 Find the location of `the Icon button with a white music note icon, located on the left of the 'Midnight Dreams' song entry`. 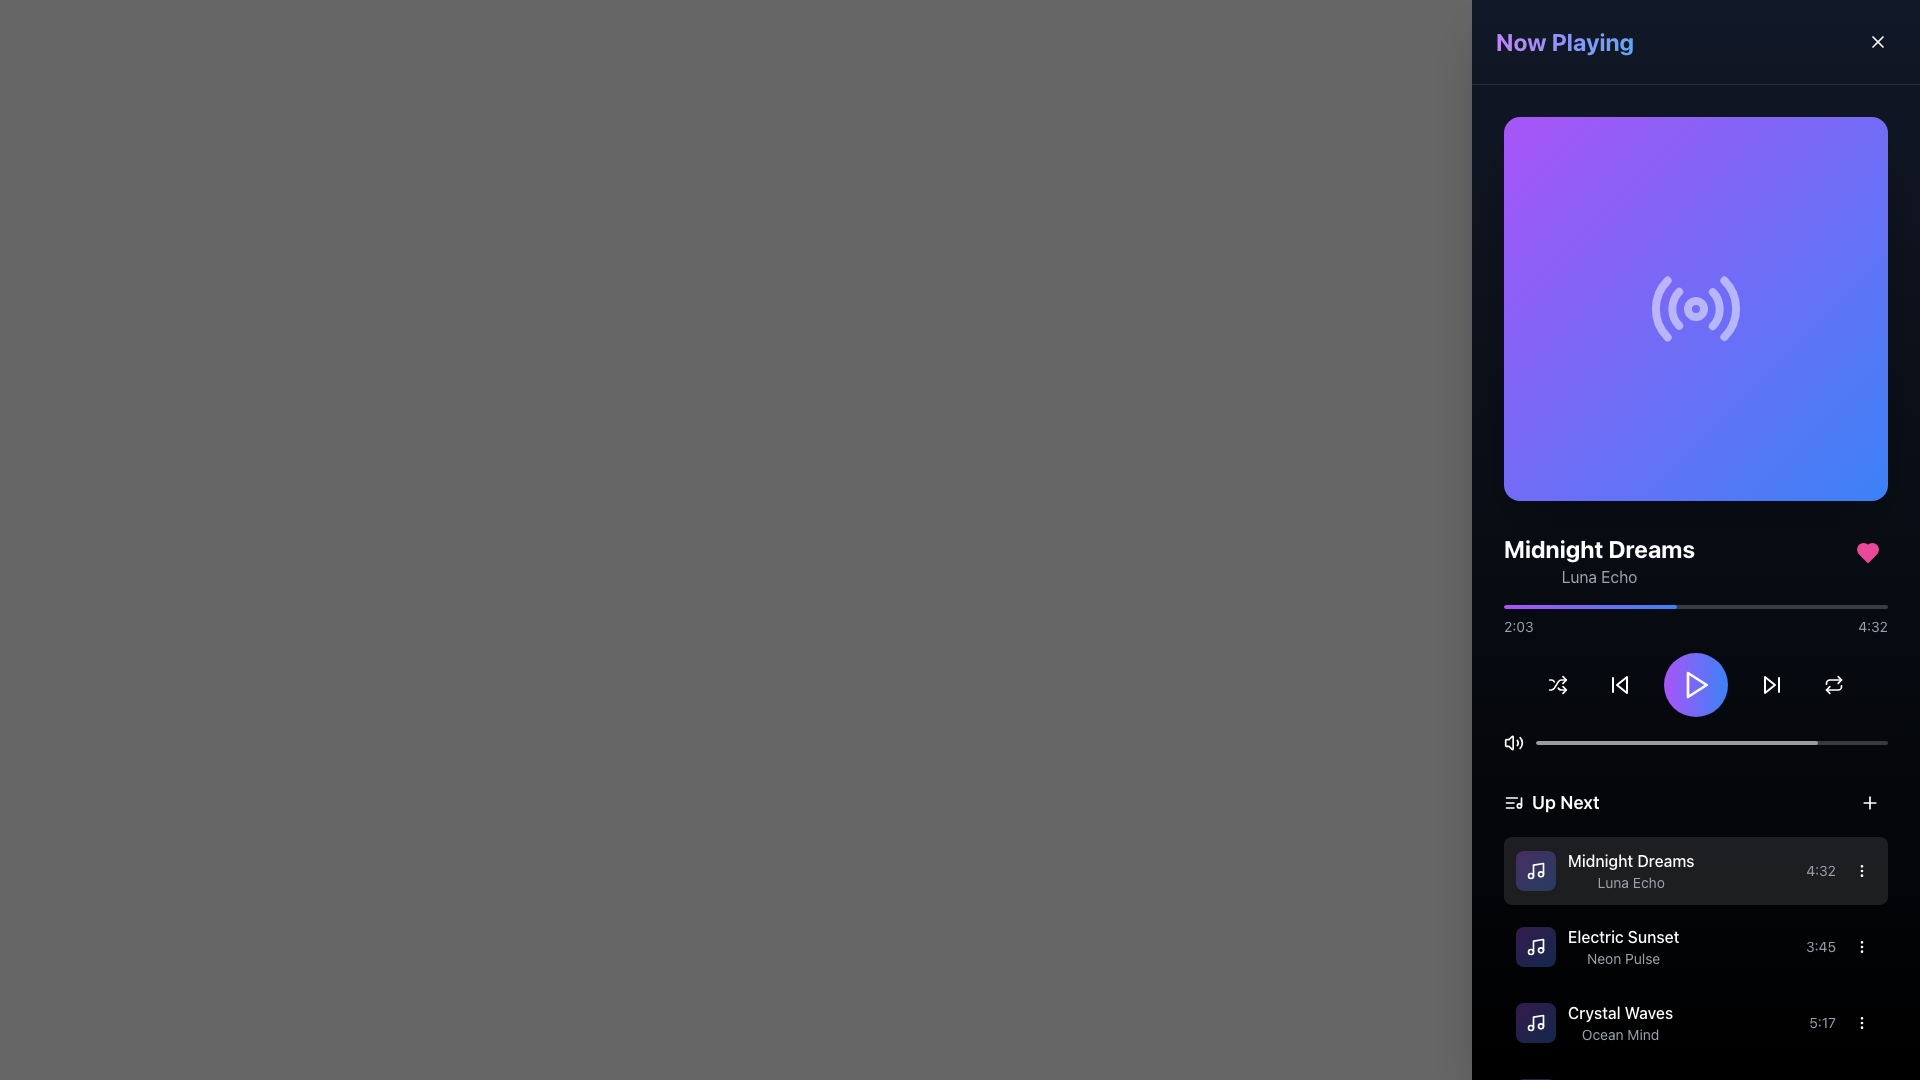

the Icon button with a white music note icon, located on the left of the 'Midnight Dreams' song entry is located at coordinates (1535, 870).